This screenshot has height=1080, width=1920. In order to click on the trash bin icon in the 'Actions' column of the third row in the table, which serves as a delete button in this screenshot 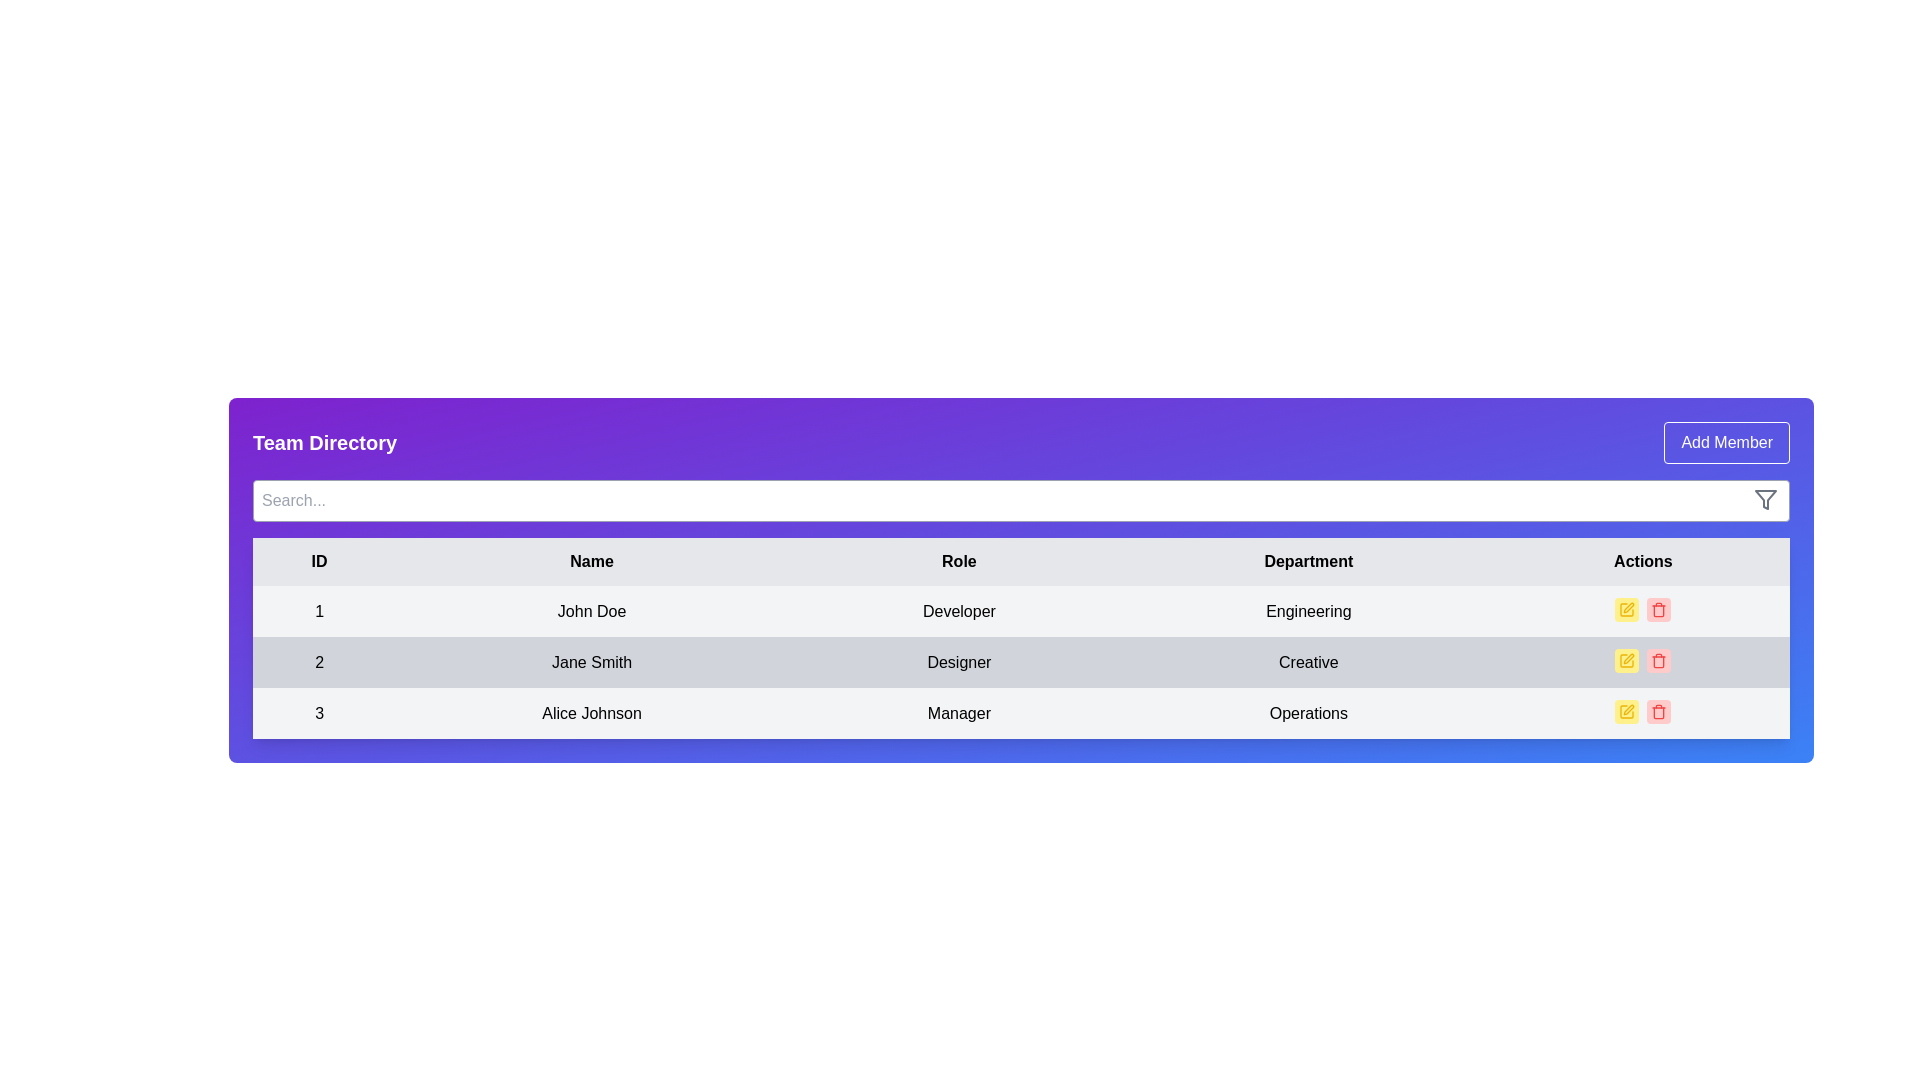, I will do `click(1659, 610)`.